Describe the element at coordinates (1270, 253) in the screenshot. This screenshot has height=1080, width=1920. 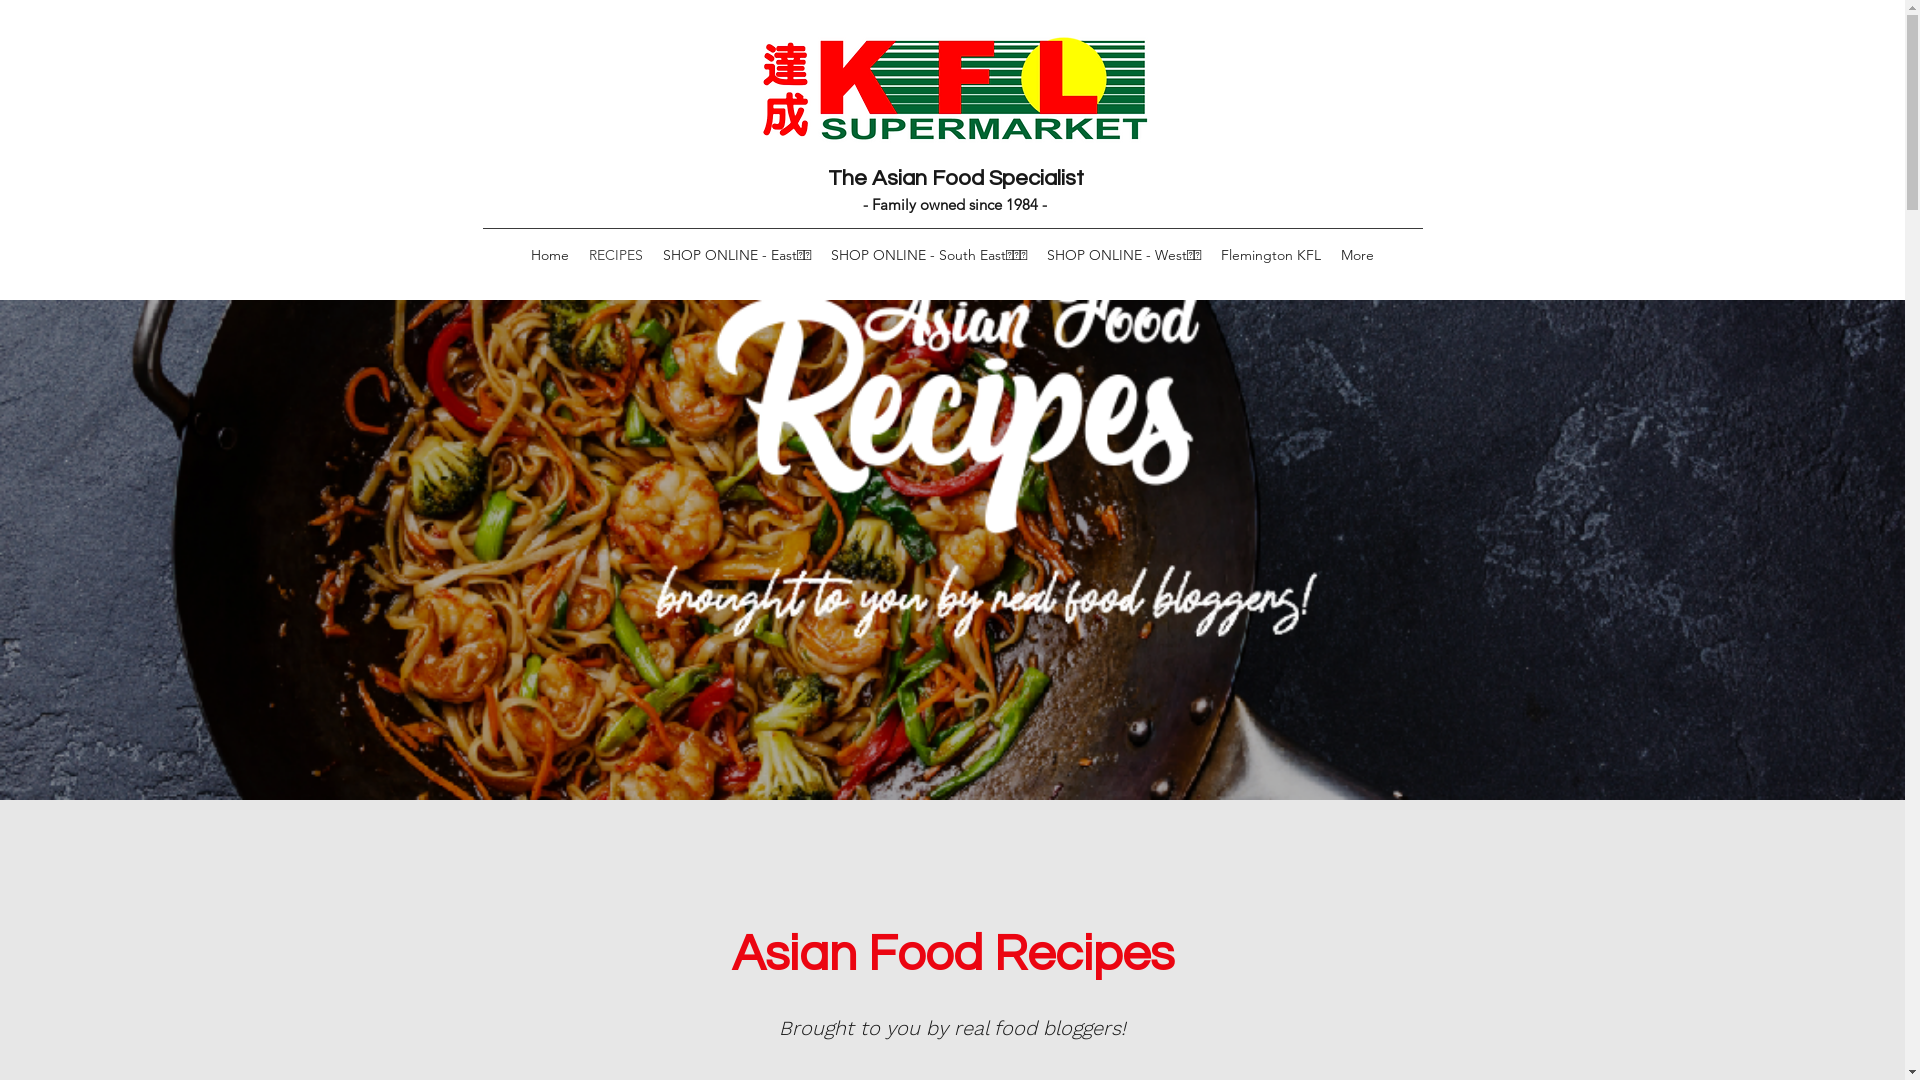
I see `'Flemington KFL'` at that location.